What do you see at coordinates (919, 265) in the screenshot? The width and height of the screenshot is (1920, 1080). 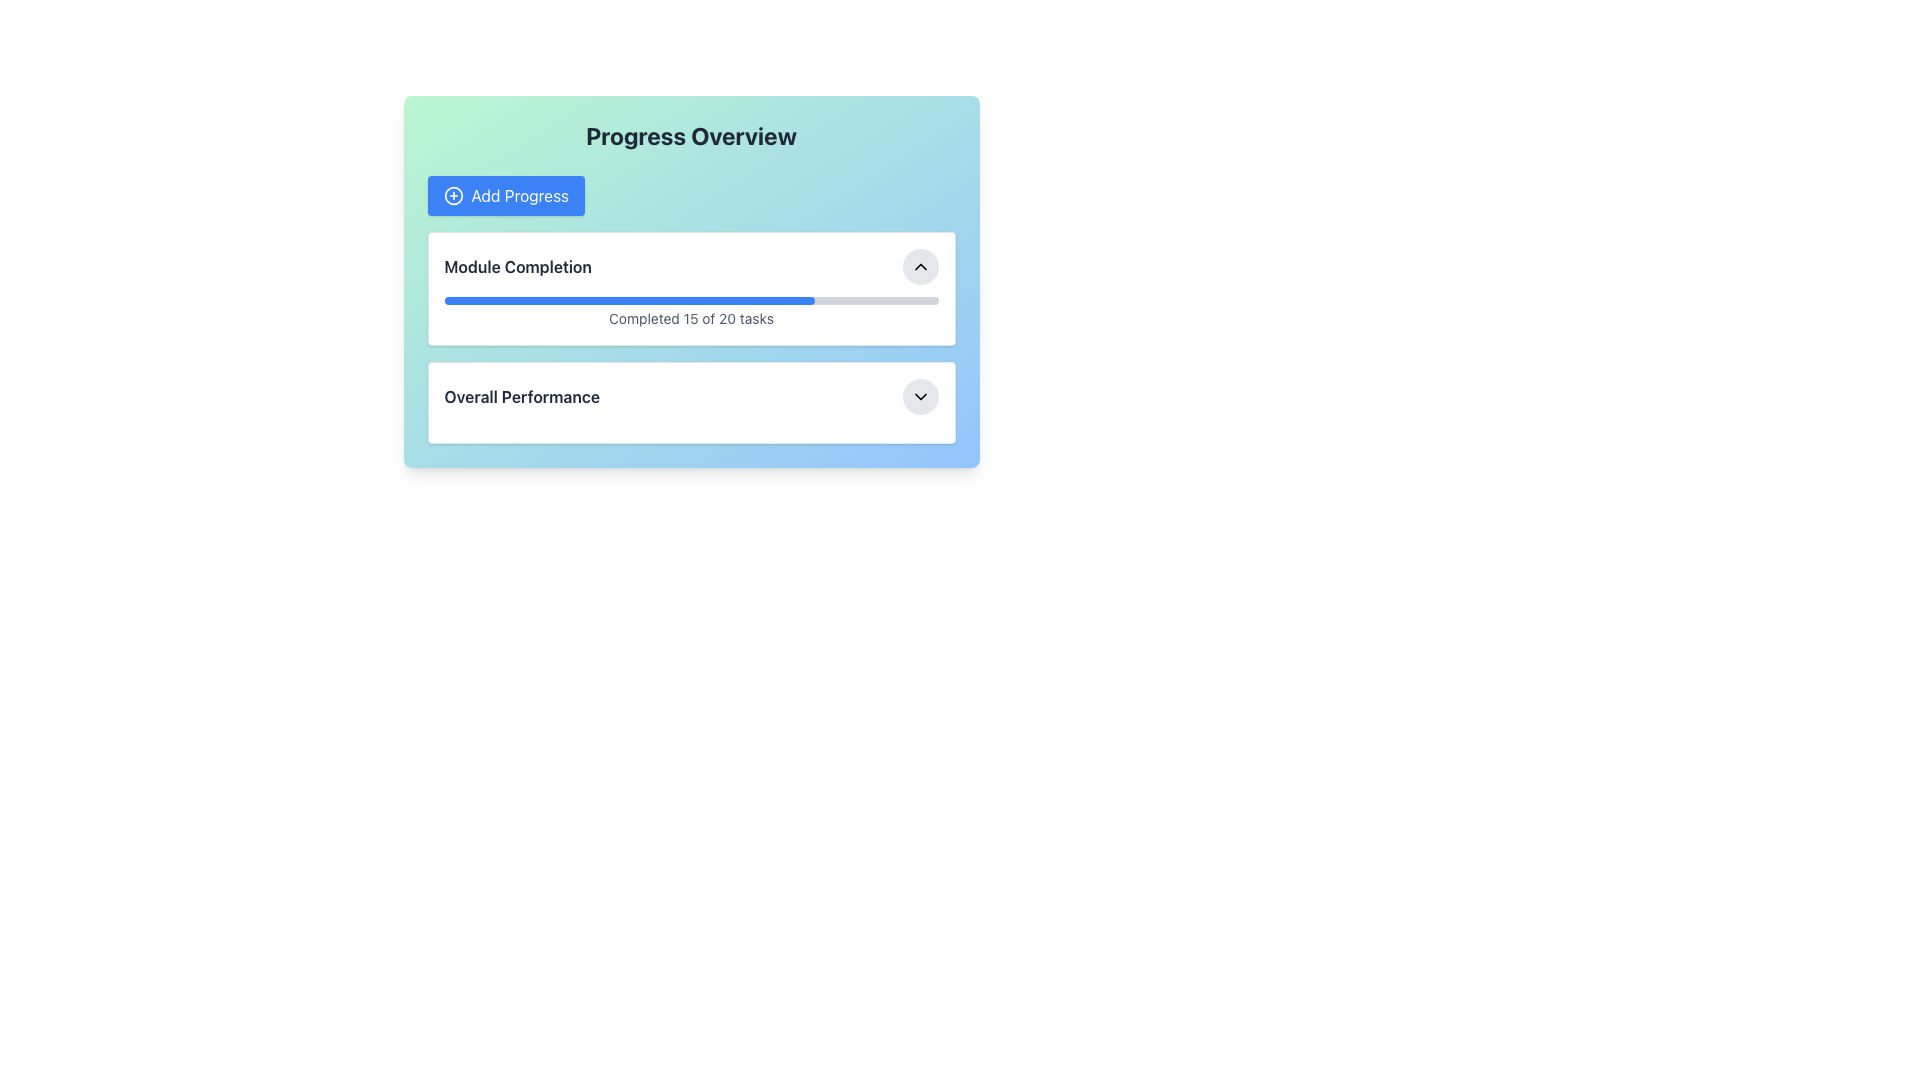 I see `the rounded button containing the chevron up icon to observe the hover effects associated with the 'Module Completion' section` at bounding box center [919, 265].